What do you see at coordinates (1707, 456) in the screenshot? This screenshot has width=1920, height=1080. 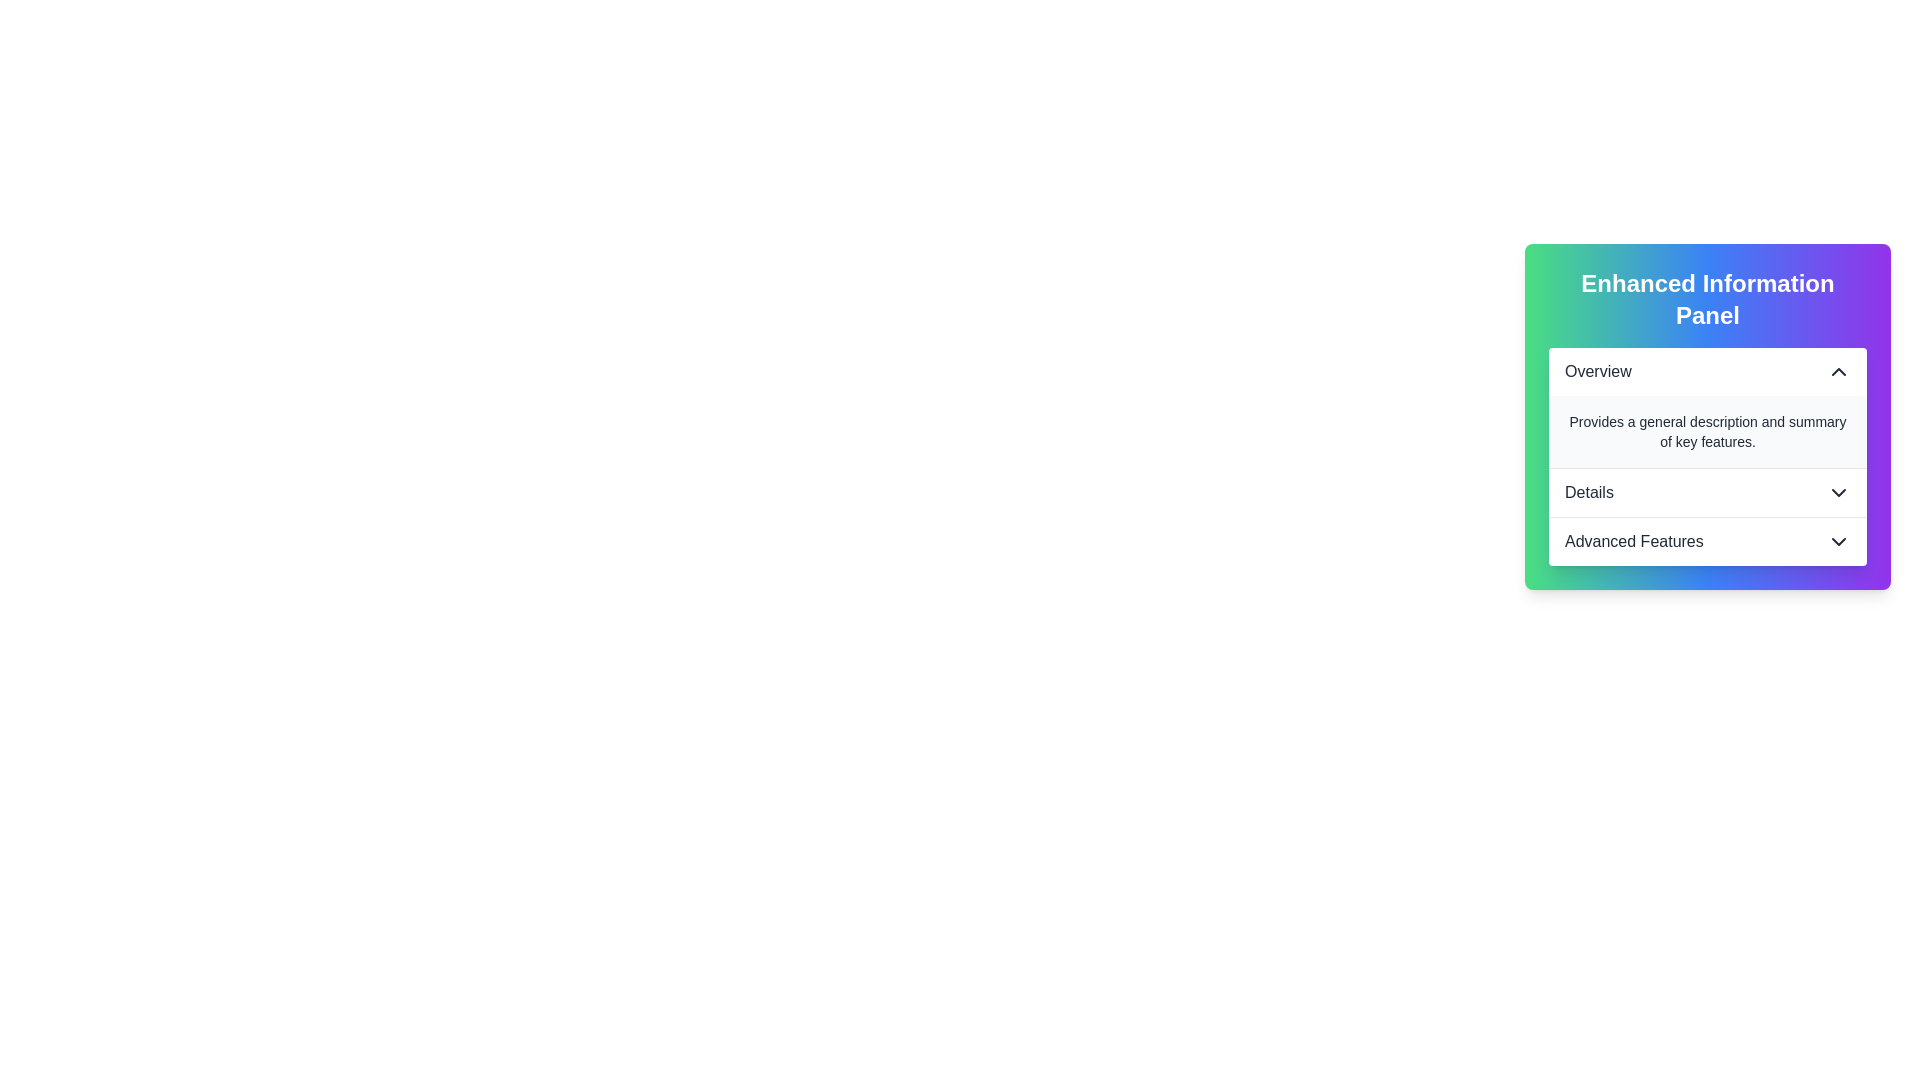 I see `the Collapsible information panel section located under the 'Enhanced Information Panel' heading, which contains a title and description of key features` at bounding box center [1707, 456].